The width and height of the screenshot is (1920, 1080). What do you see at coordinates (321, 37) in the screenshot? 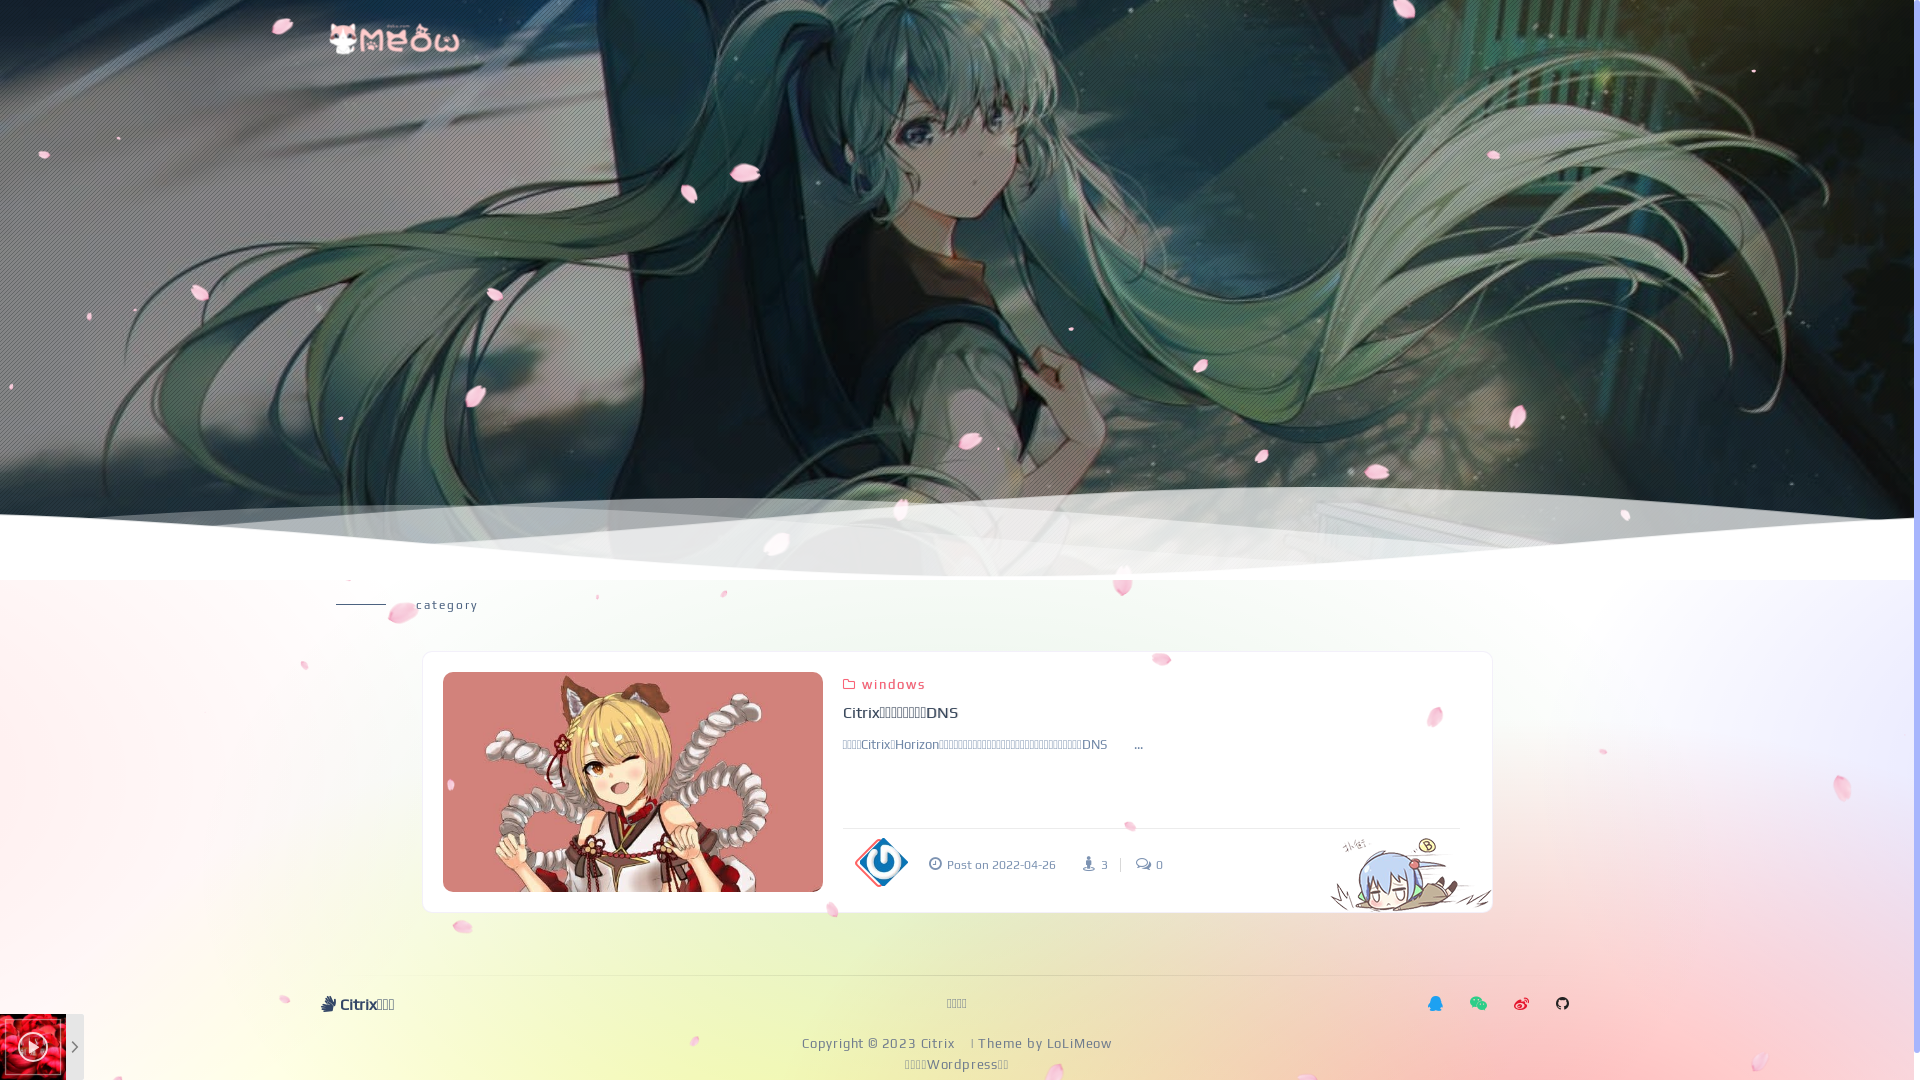
I see `'boxmoe'` at bounding box center [321, 37].